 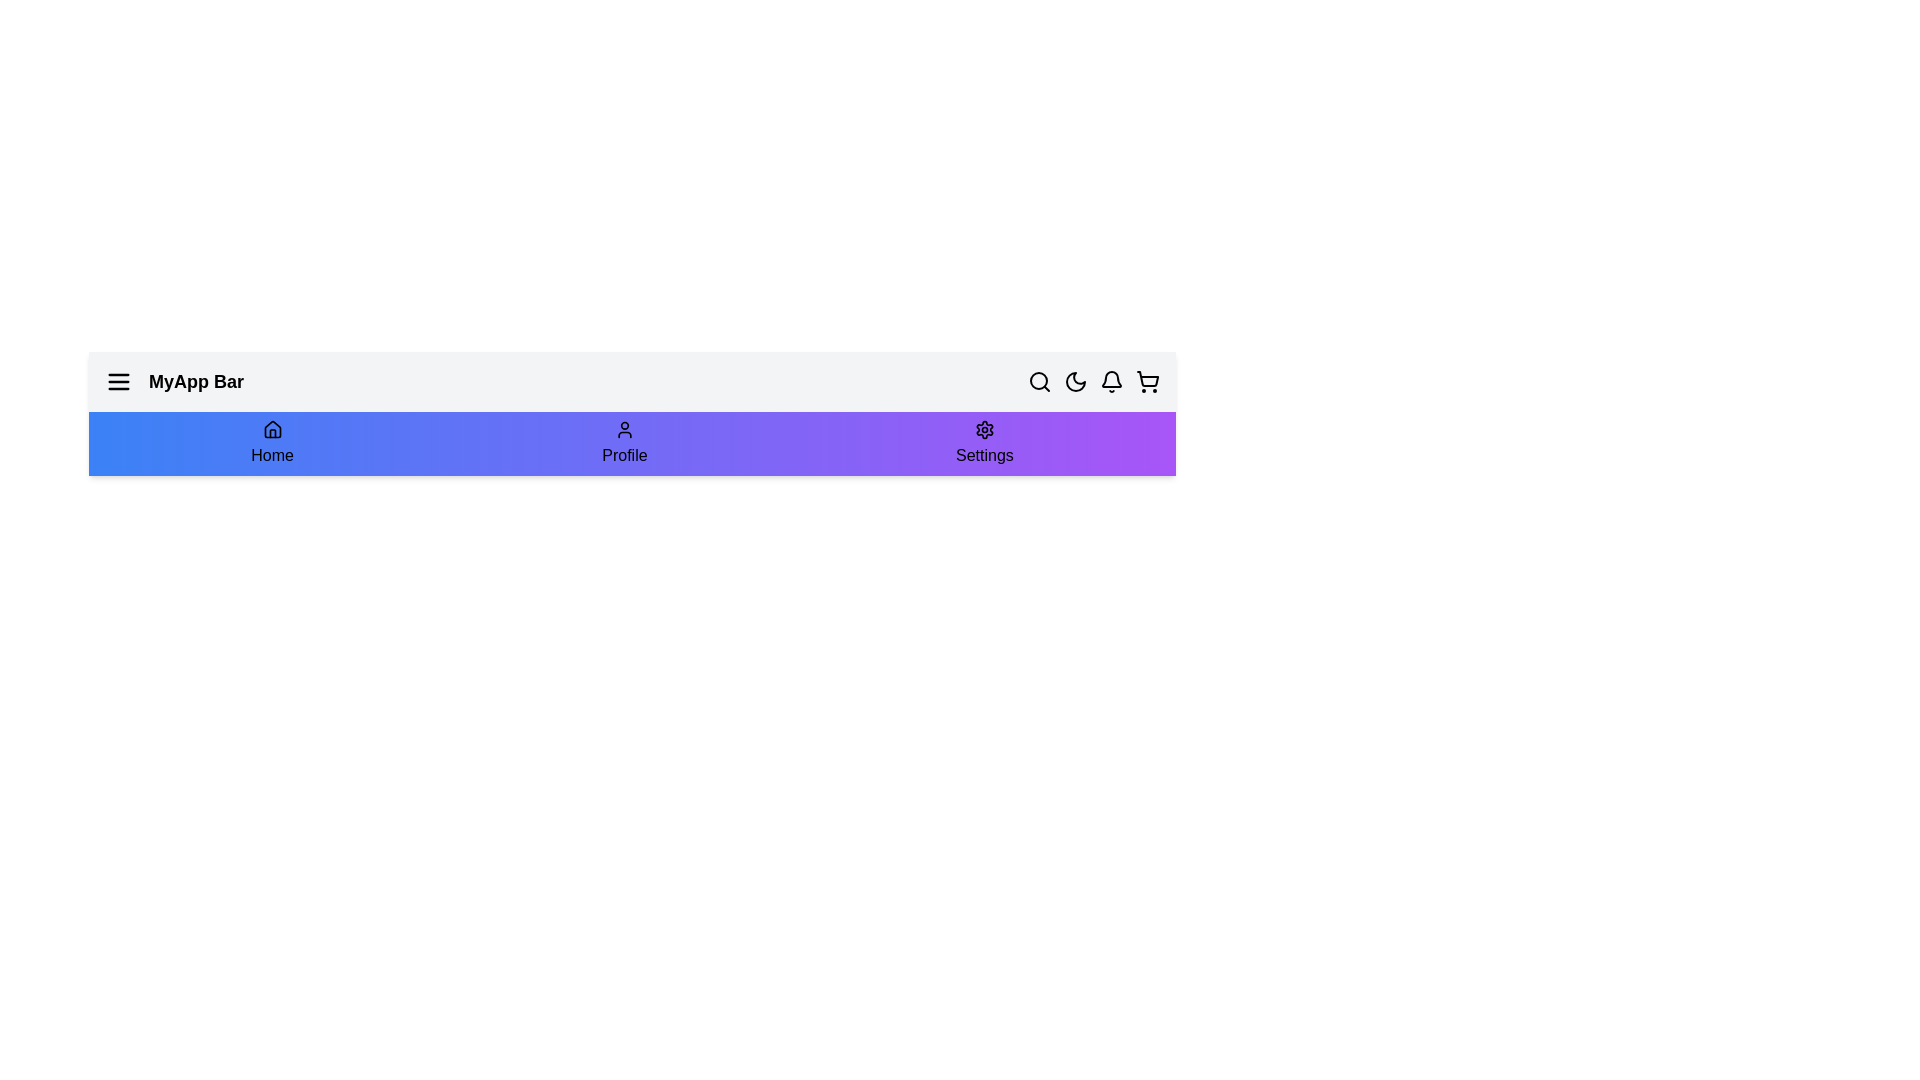 What do you see at coordinates (983, 442) in the screenshot?
I see `the Settings icon to navigate to the Settings page` at bounding box center [983, 442].